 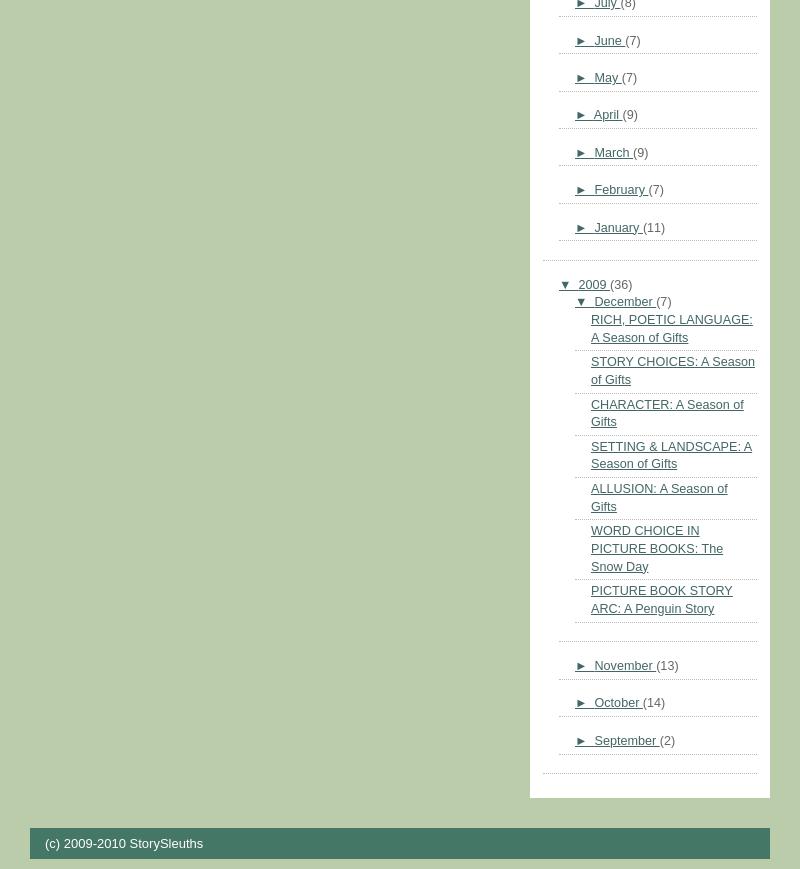 What do you see at coordinates (620, 282) in the screenshot?
I see `'(36)'` at bounding box center [620, 282].